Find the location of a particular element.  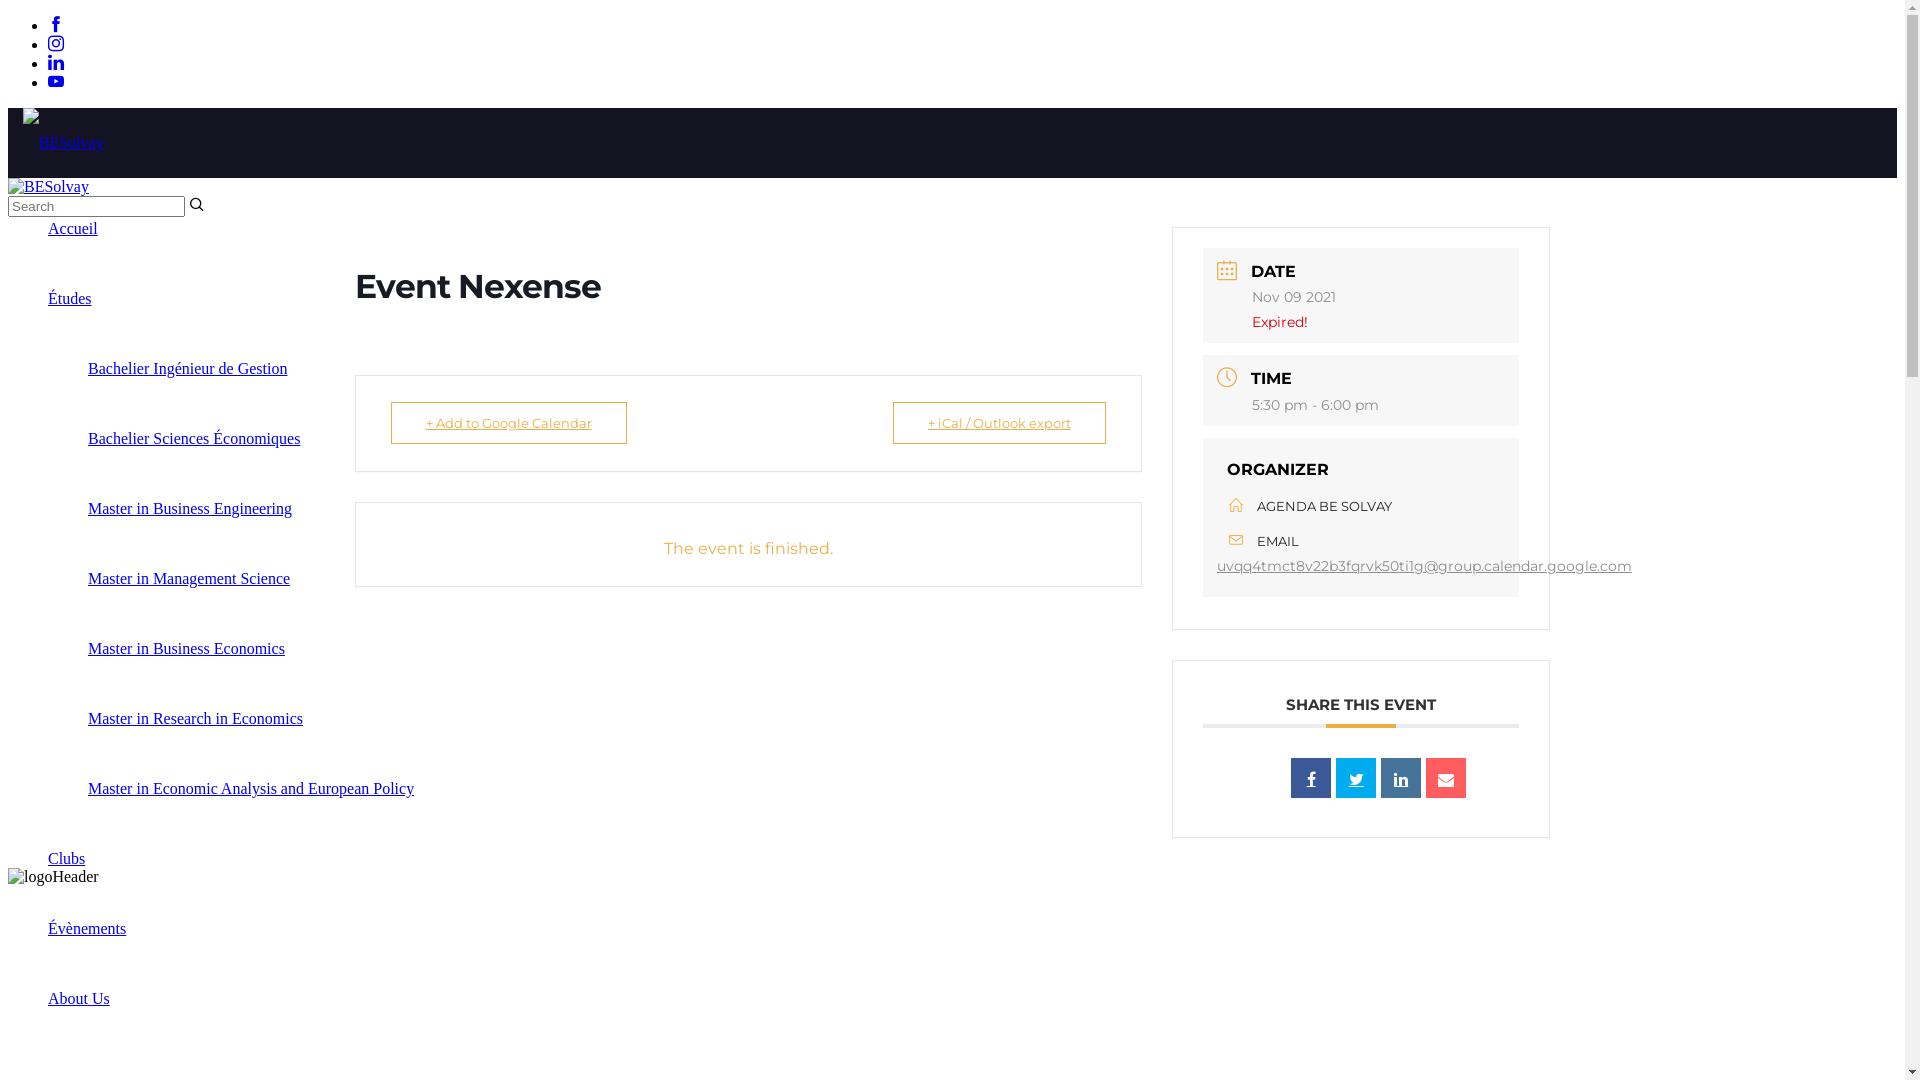

'Accueil' is located at coordinates (72, 227).